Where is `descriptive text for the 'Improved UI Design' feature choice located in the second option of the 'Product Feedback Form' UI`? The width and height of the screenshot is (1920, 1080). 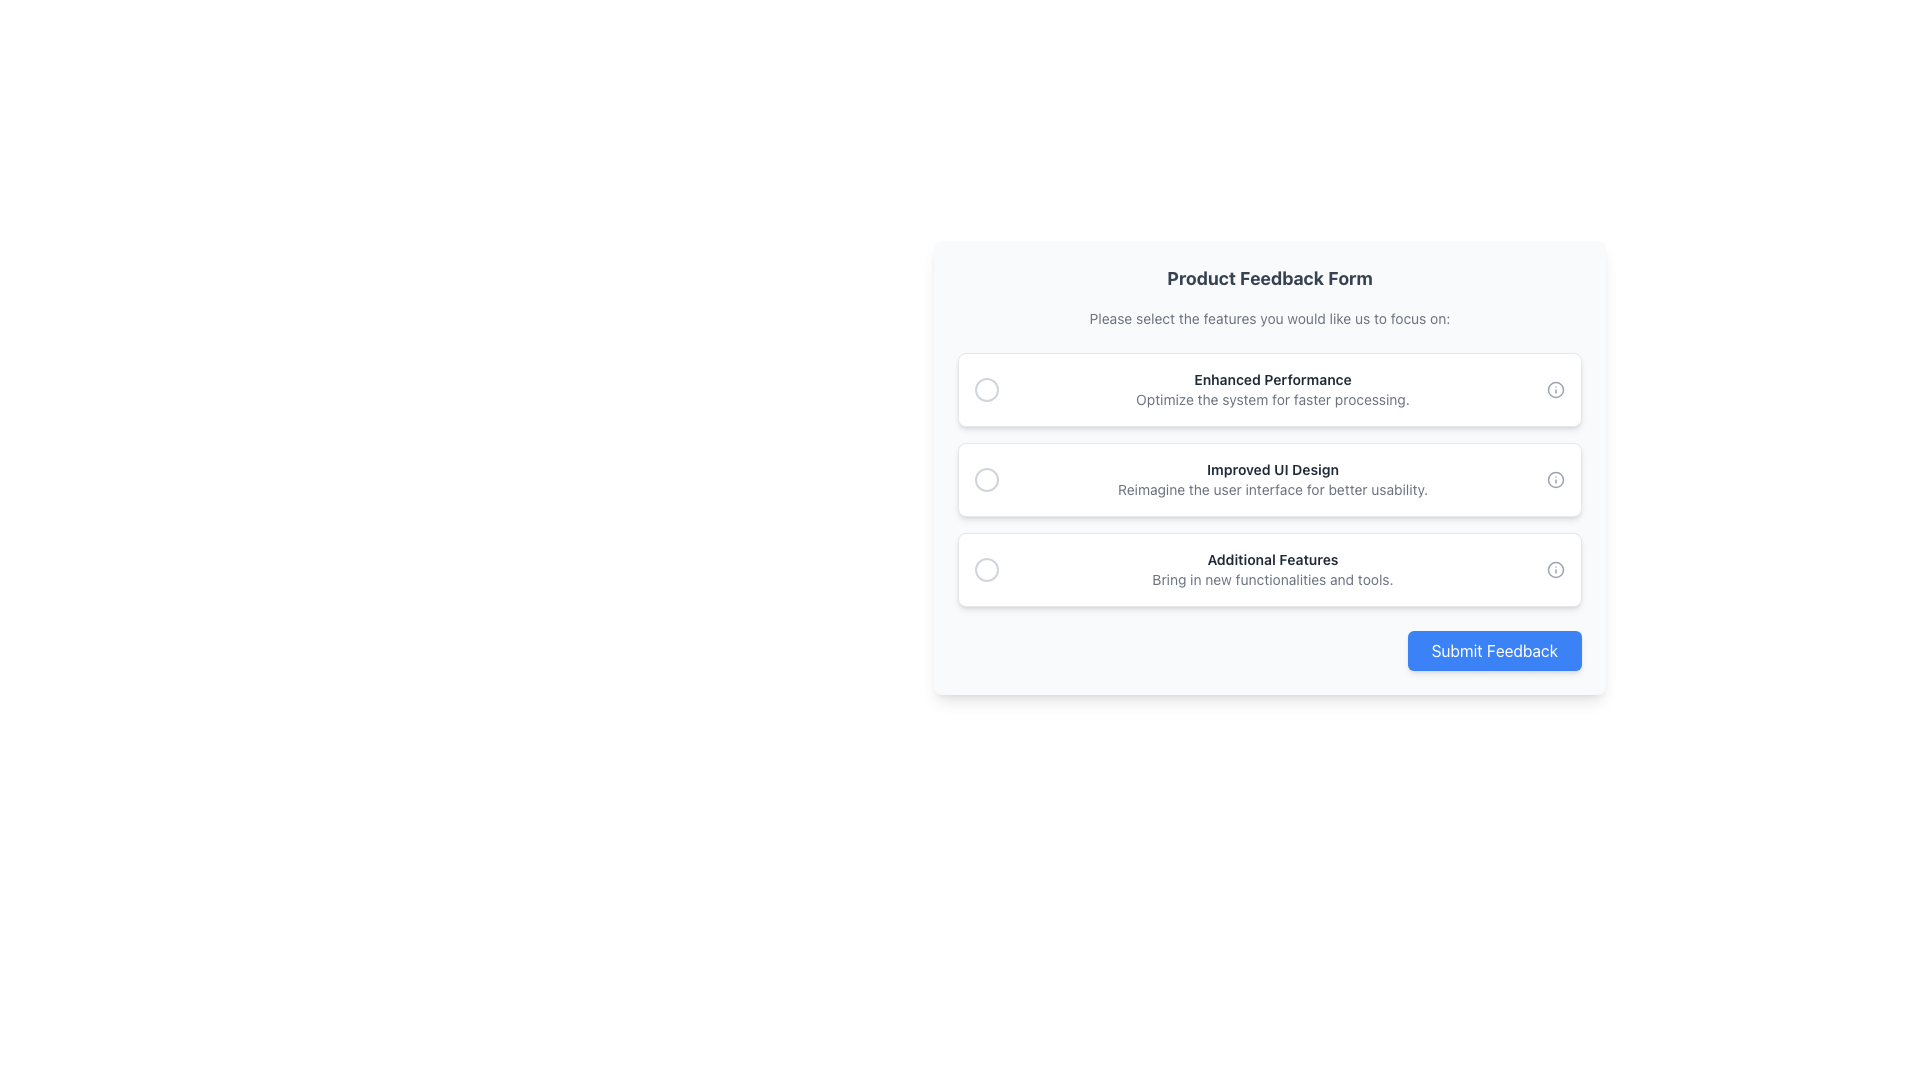
descriptive text for the 'Improved UI Design' feature choice located in the second option of the 'Product Feedback Form' UI is located at coordinates (1271, 479).